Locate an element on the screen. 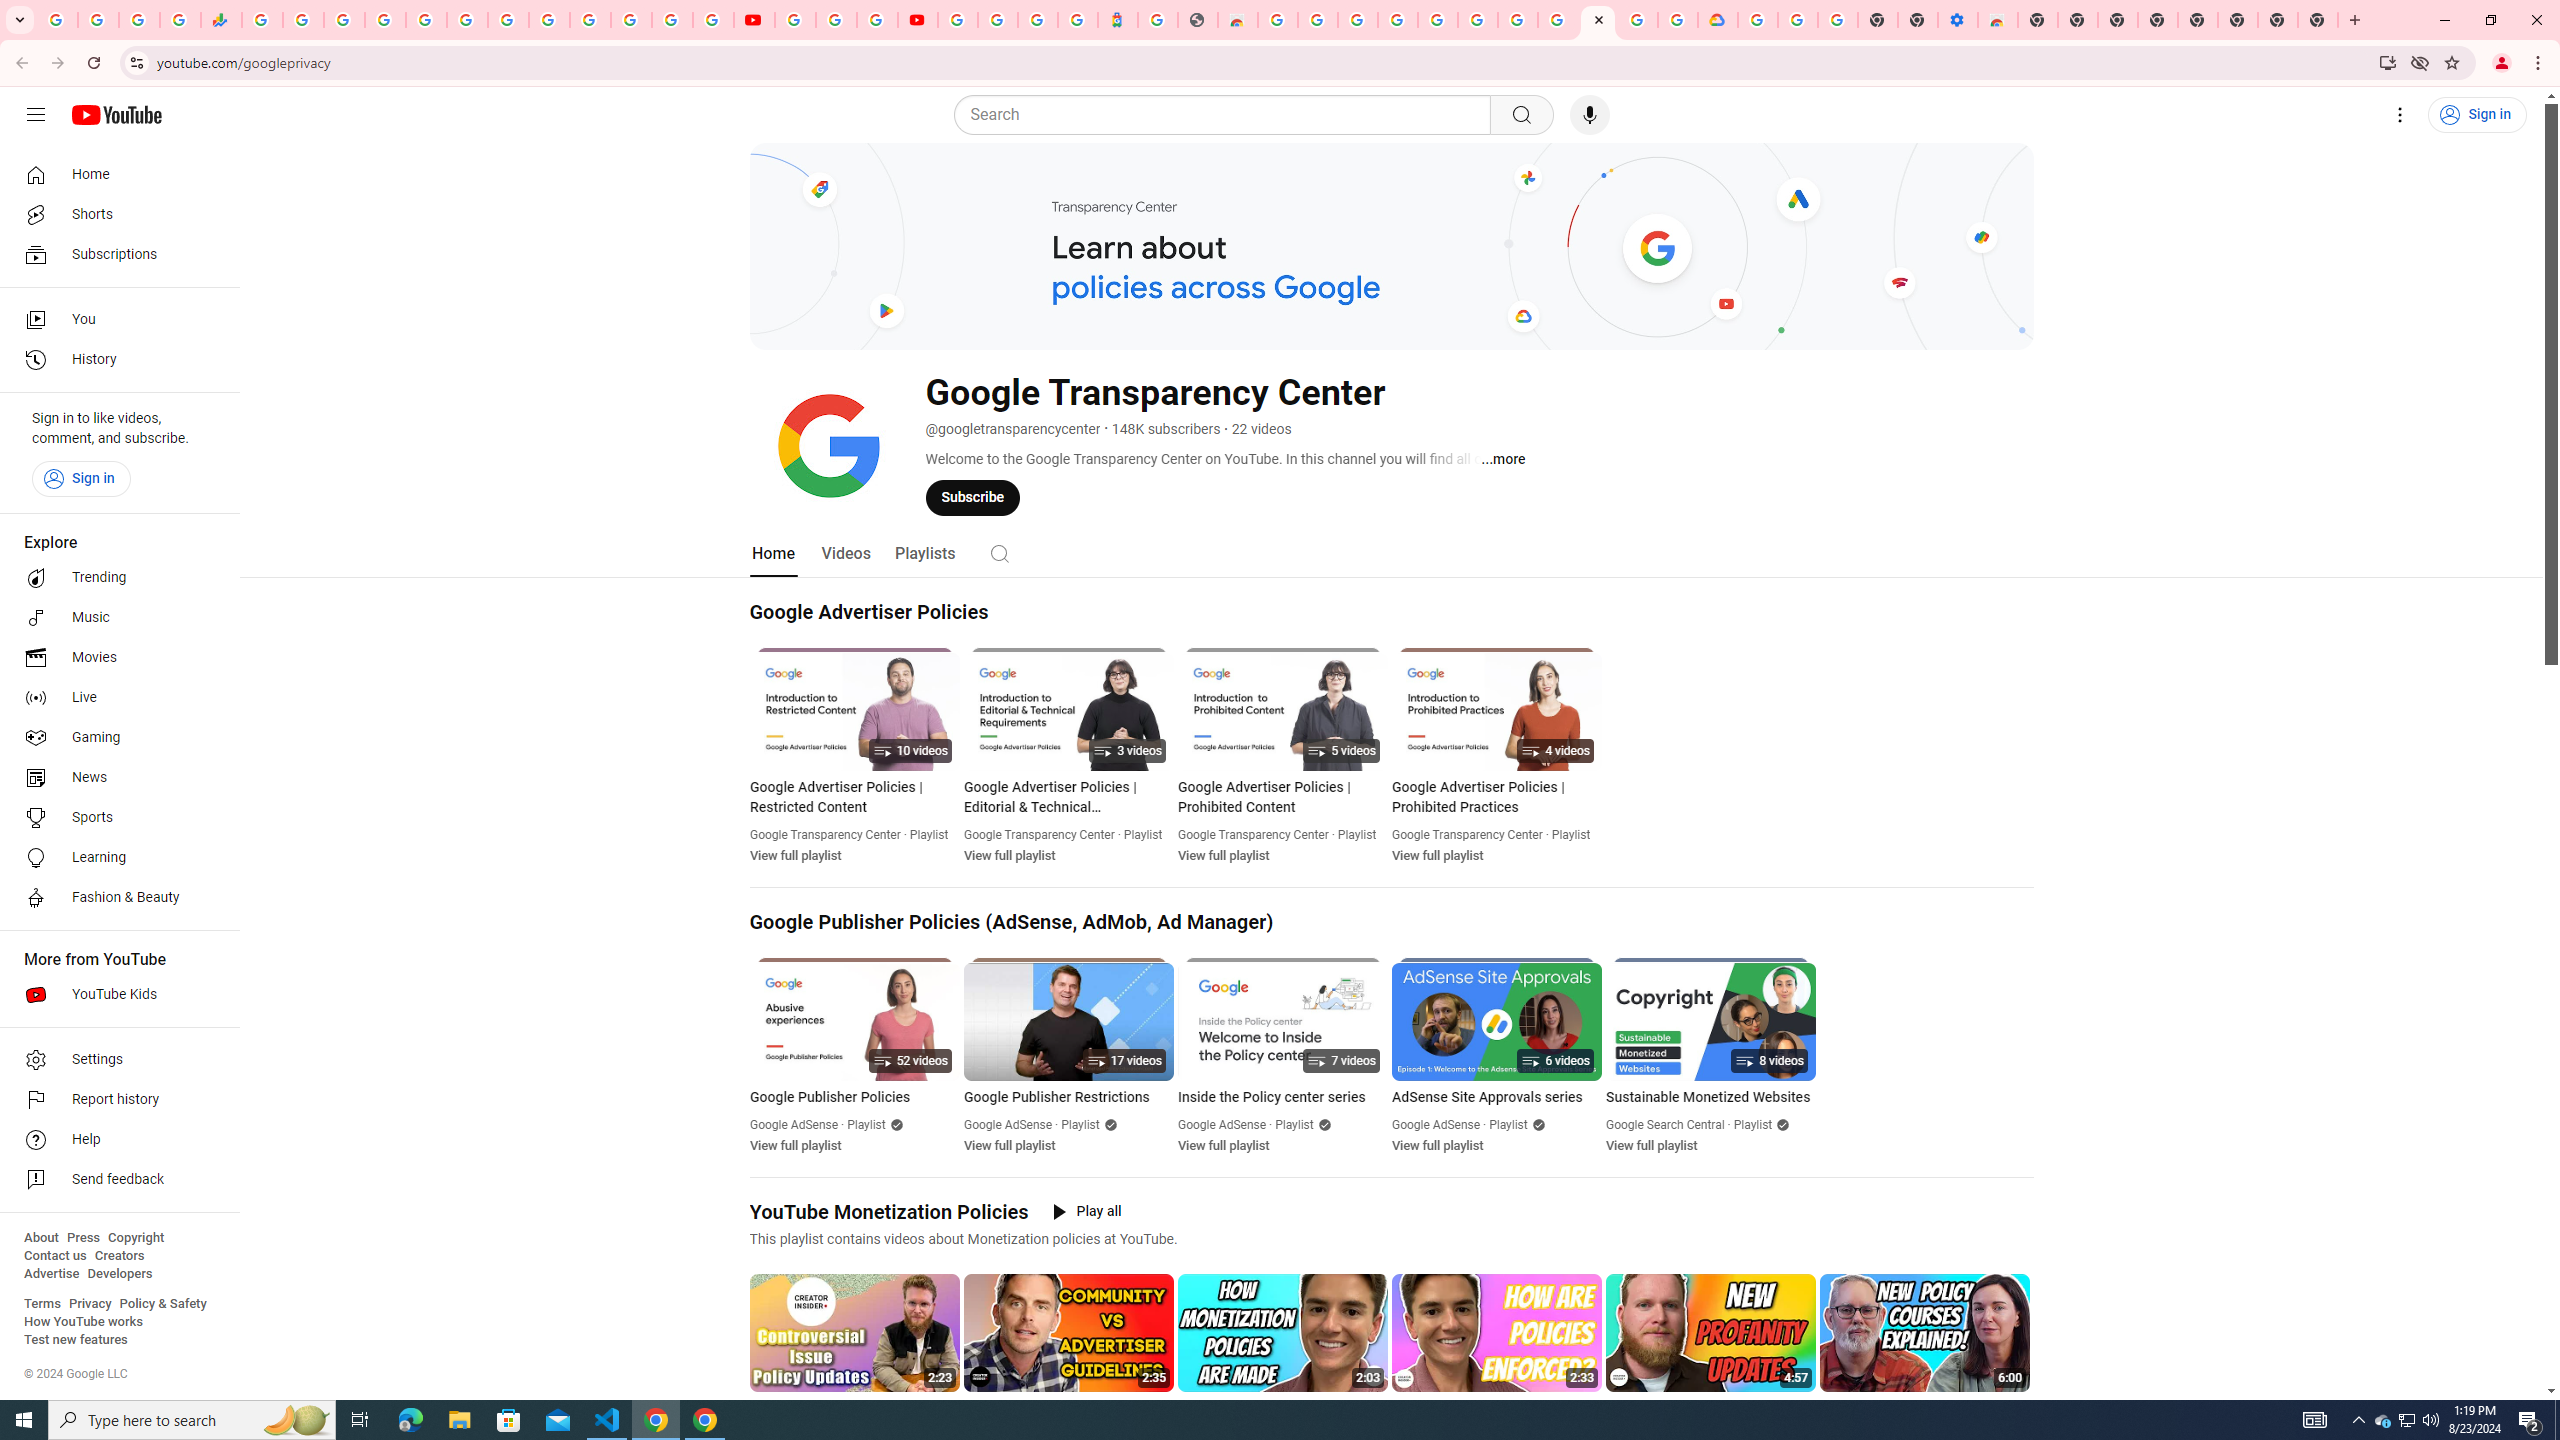 The width and height of the screenshot is (2560, 1440). 'Creators' is located at coordinates (119, 1255).